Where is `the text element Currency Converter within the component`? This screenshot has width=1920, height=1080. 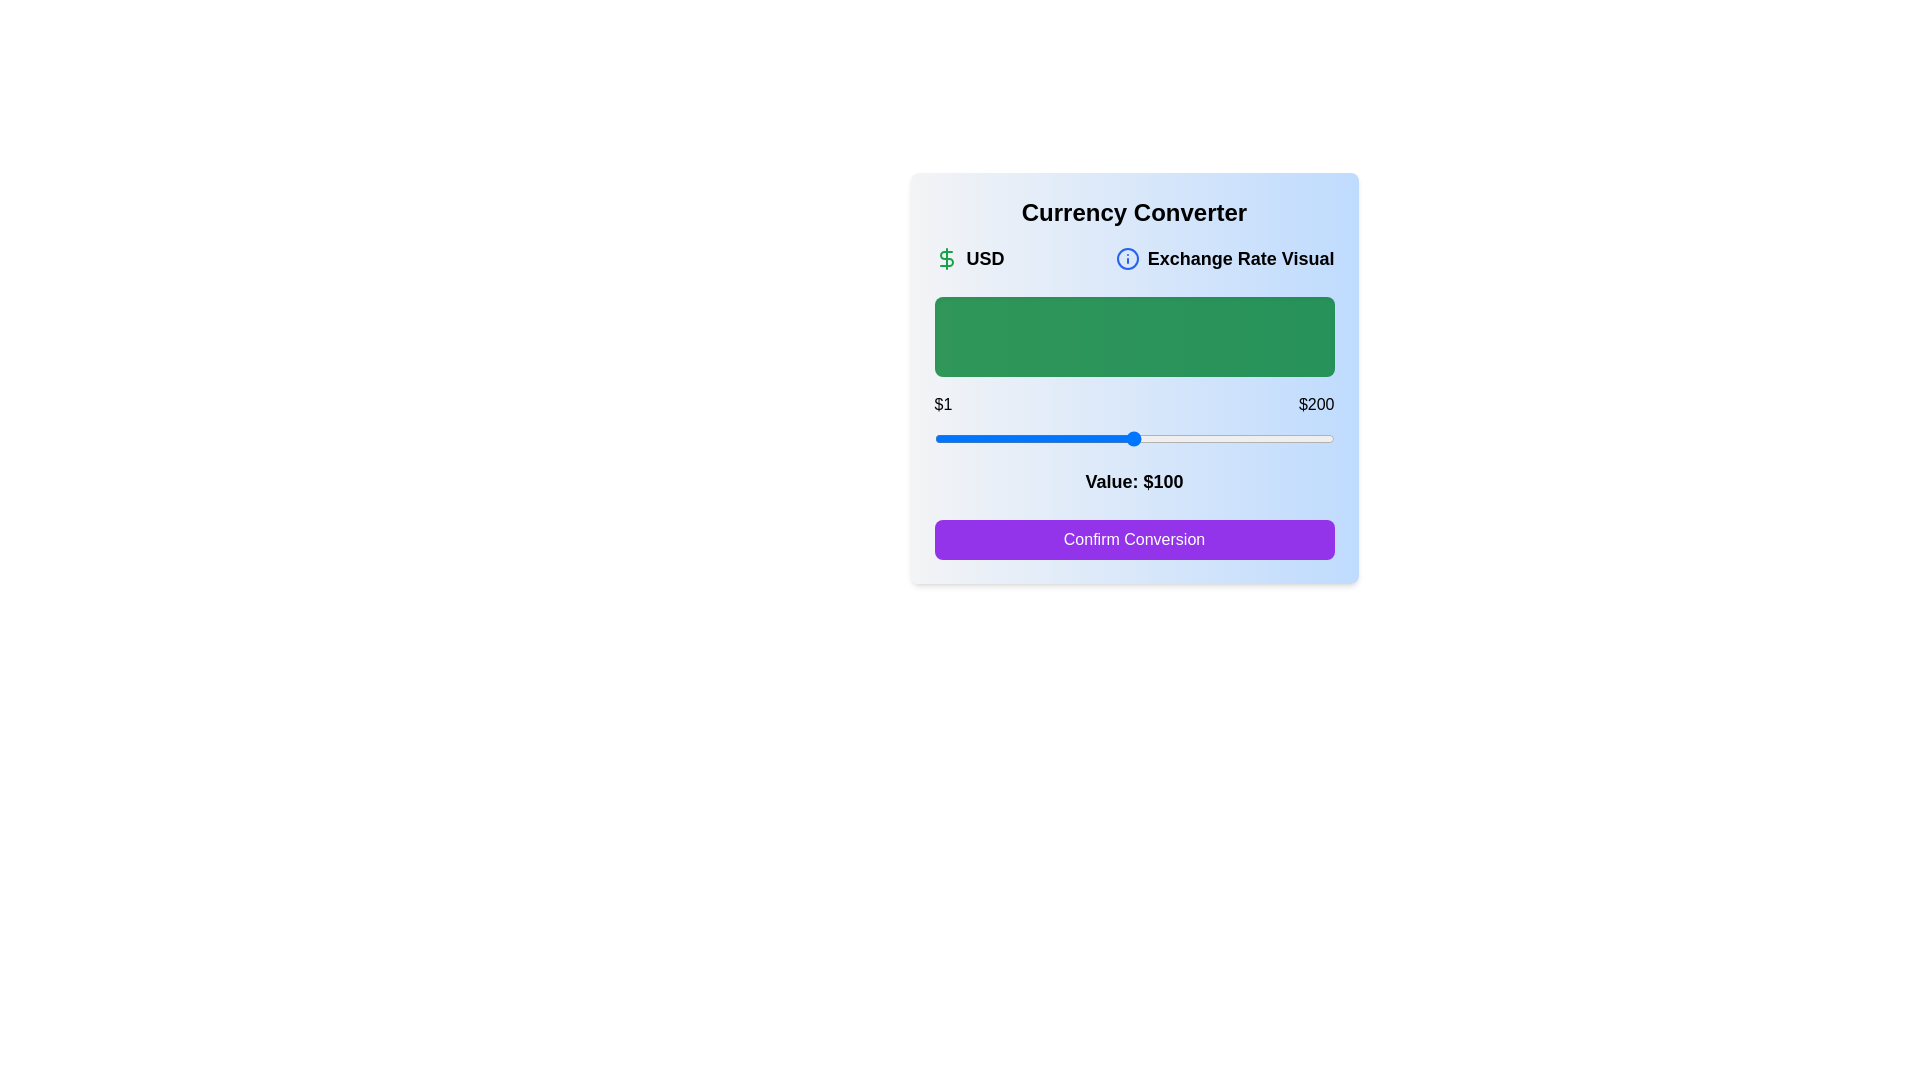
the text element Currency Converter within the component is located at coordinates (1134, 212).